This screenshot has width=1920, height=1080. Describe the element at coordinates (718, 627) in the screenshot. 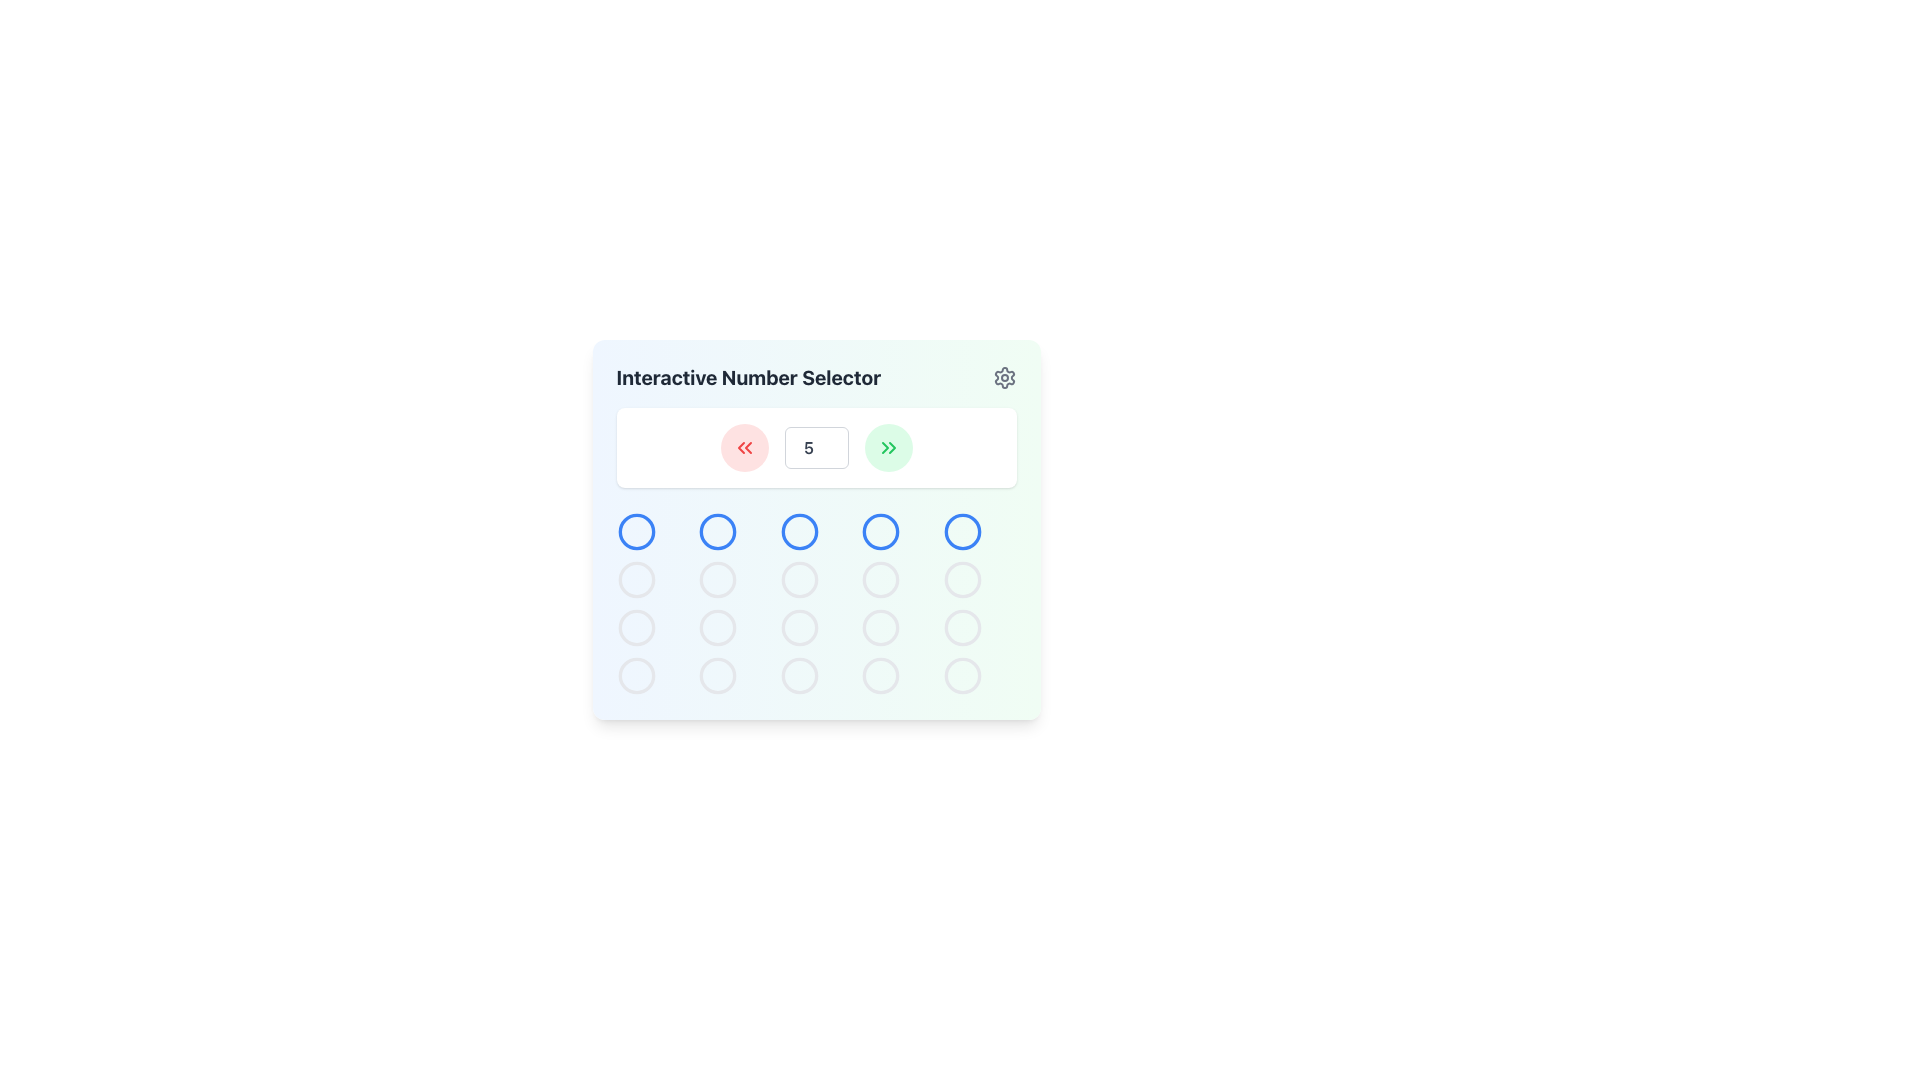

I see `the decorative gray-outlined circle located in the third row and second column of the grid` at that location.